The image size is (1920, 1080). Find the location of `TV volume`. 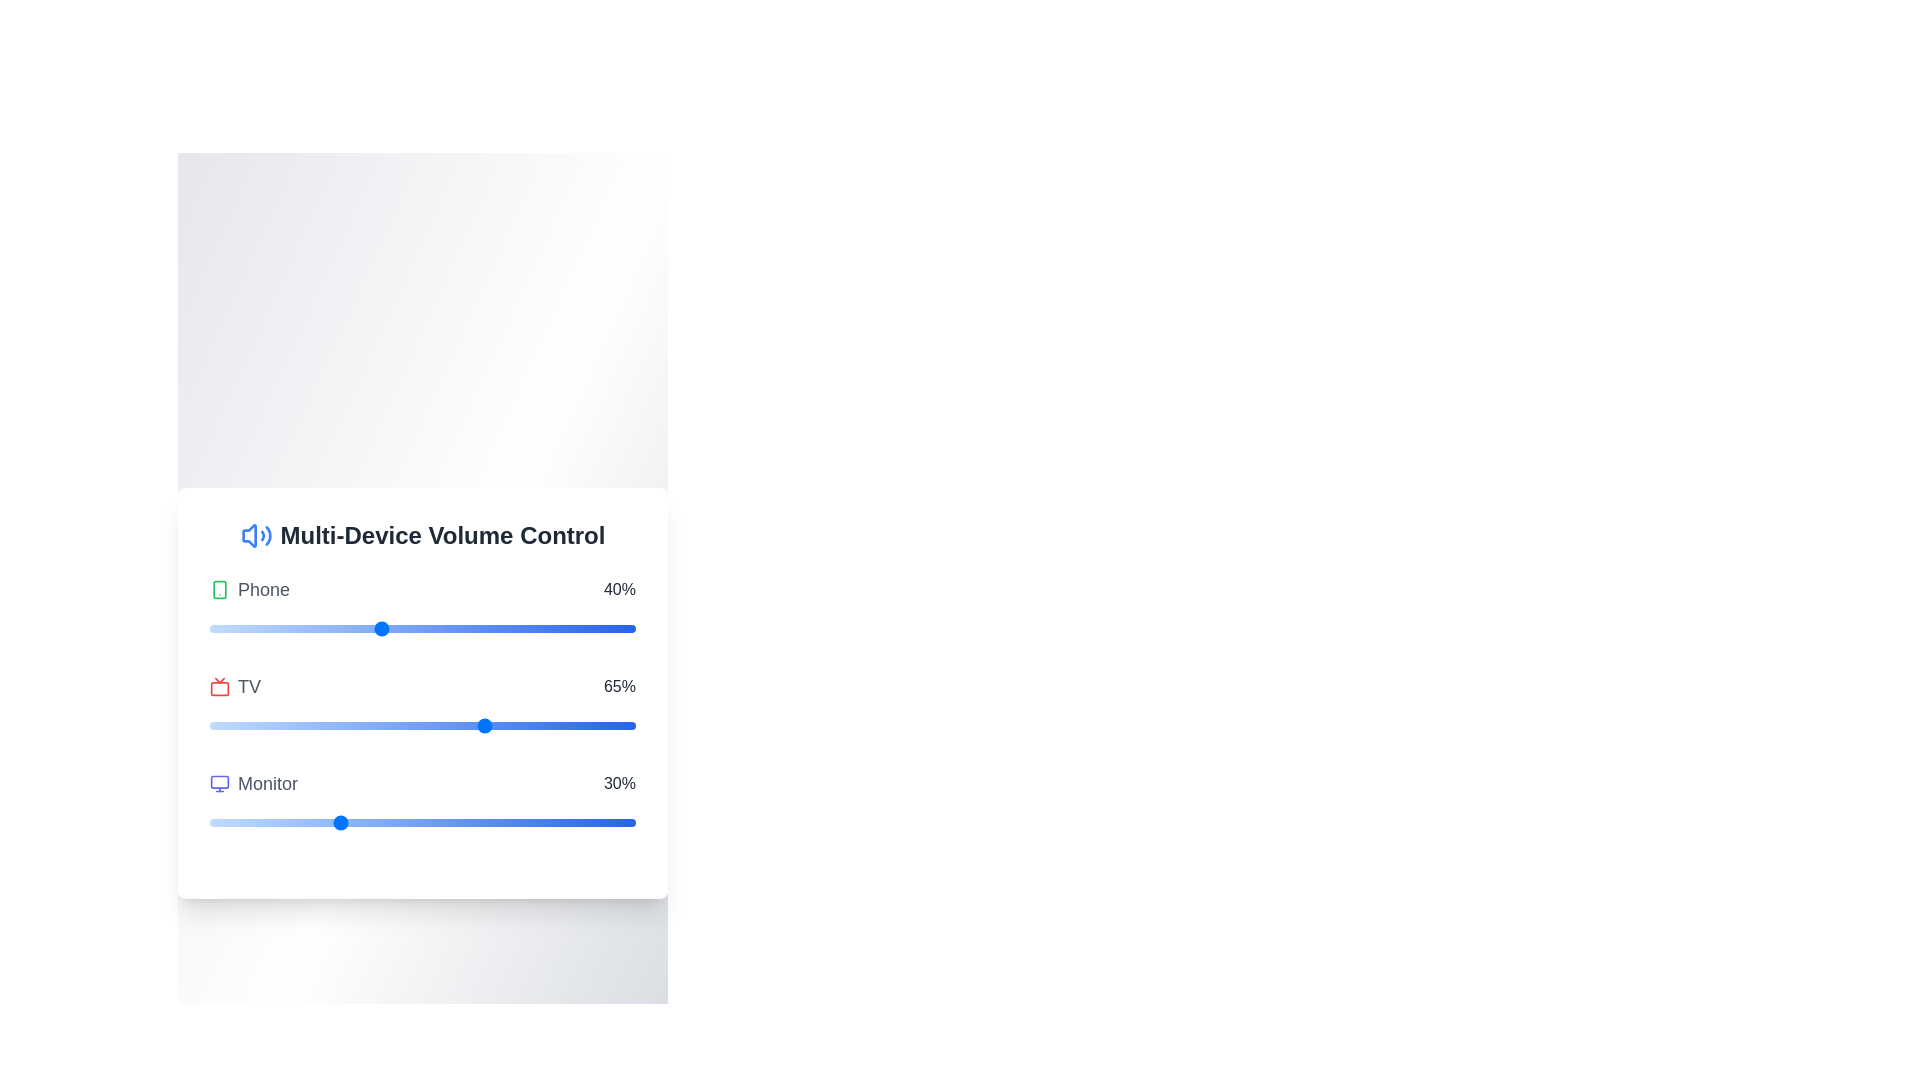

TV volume is located at coordinates (325, 725).